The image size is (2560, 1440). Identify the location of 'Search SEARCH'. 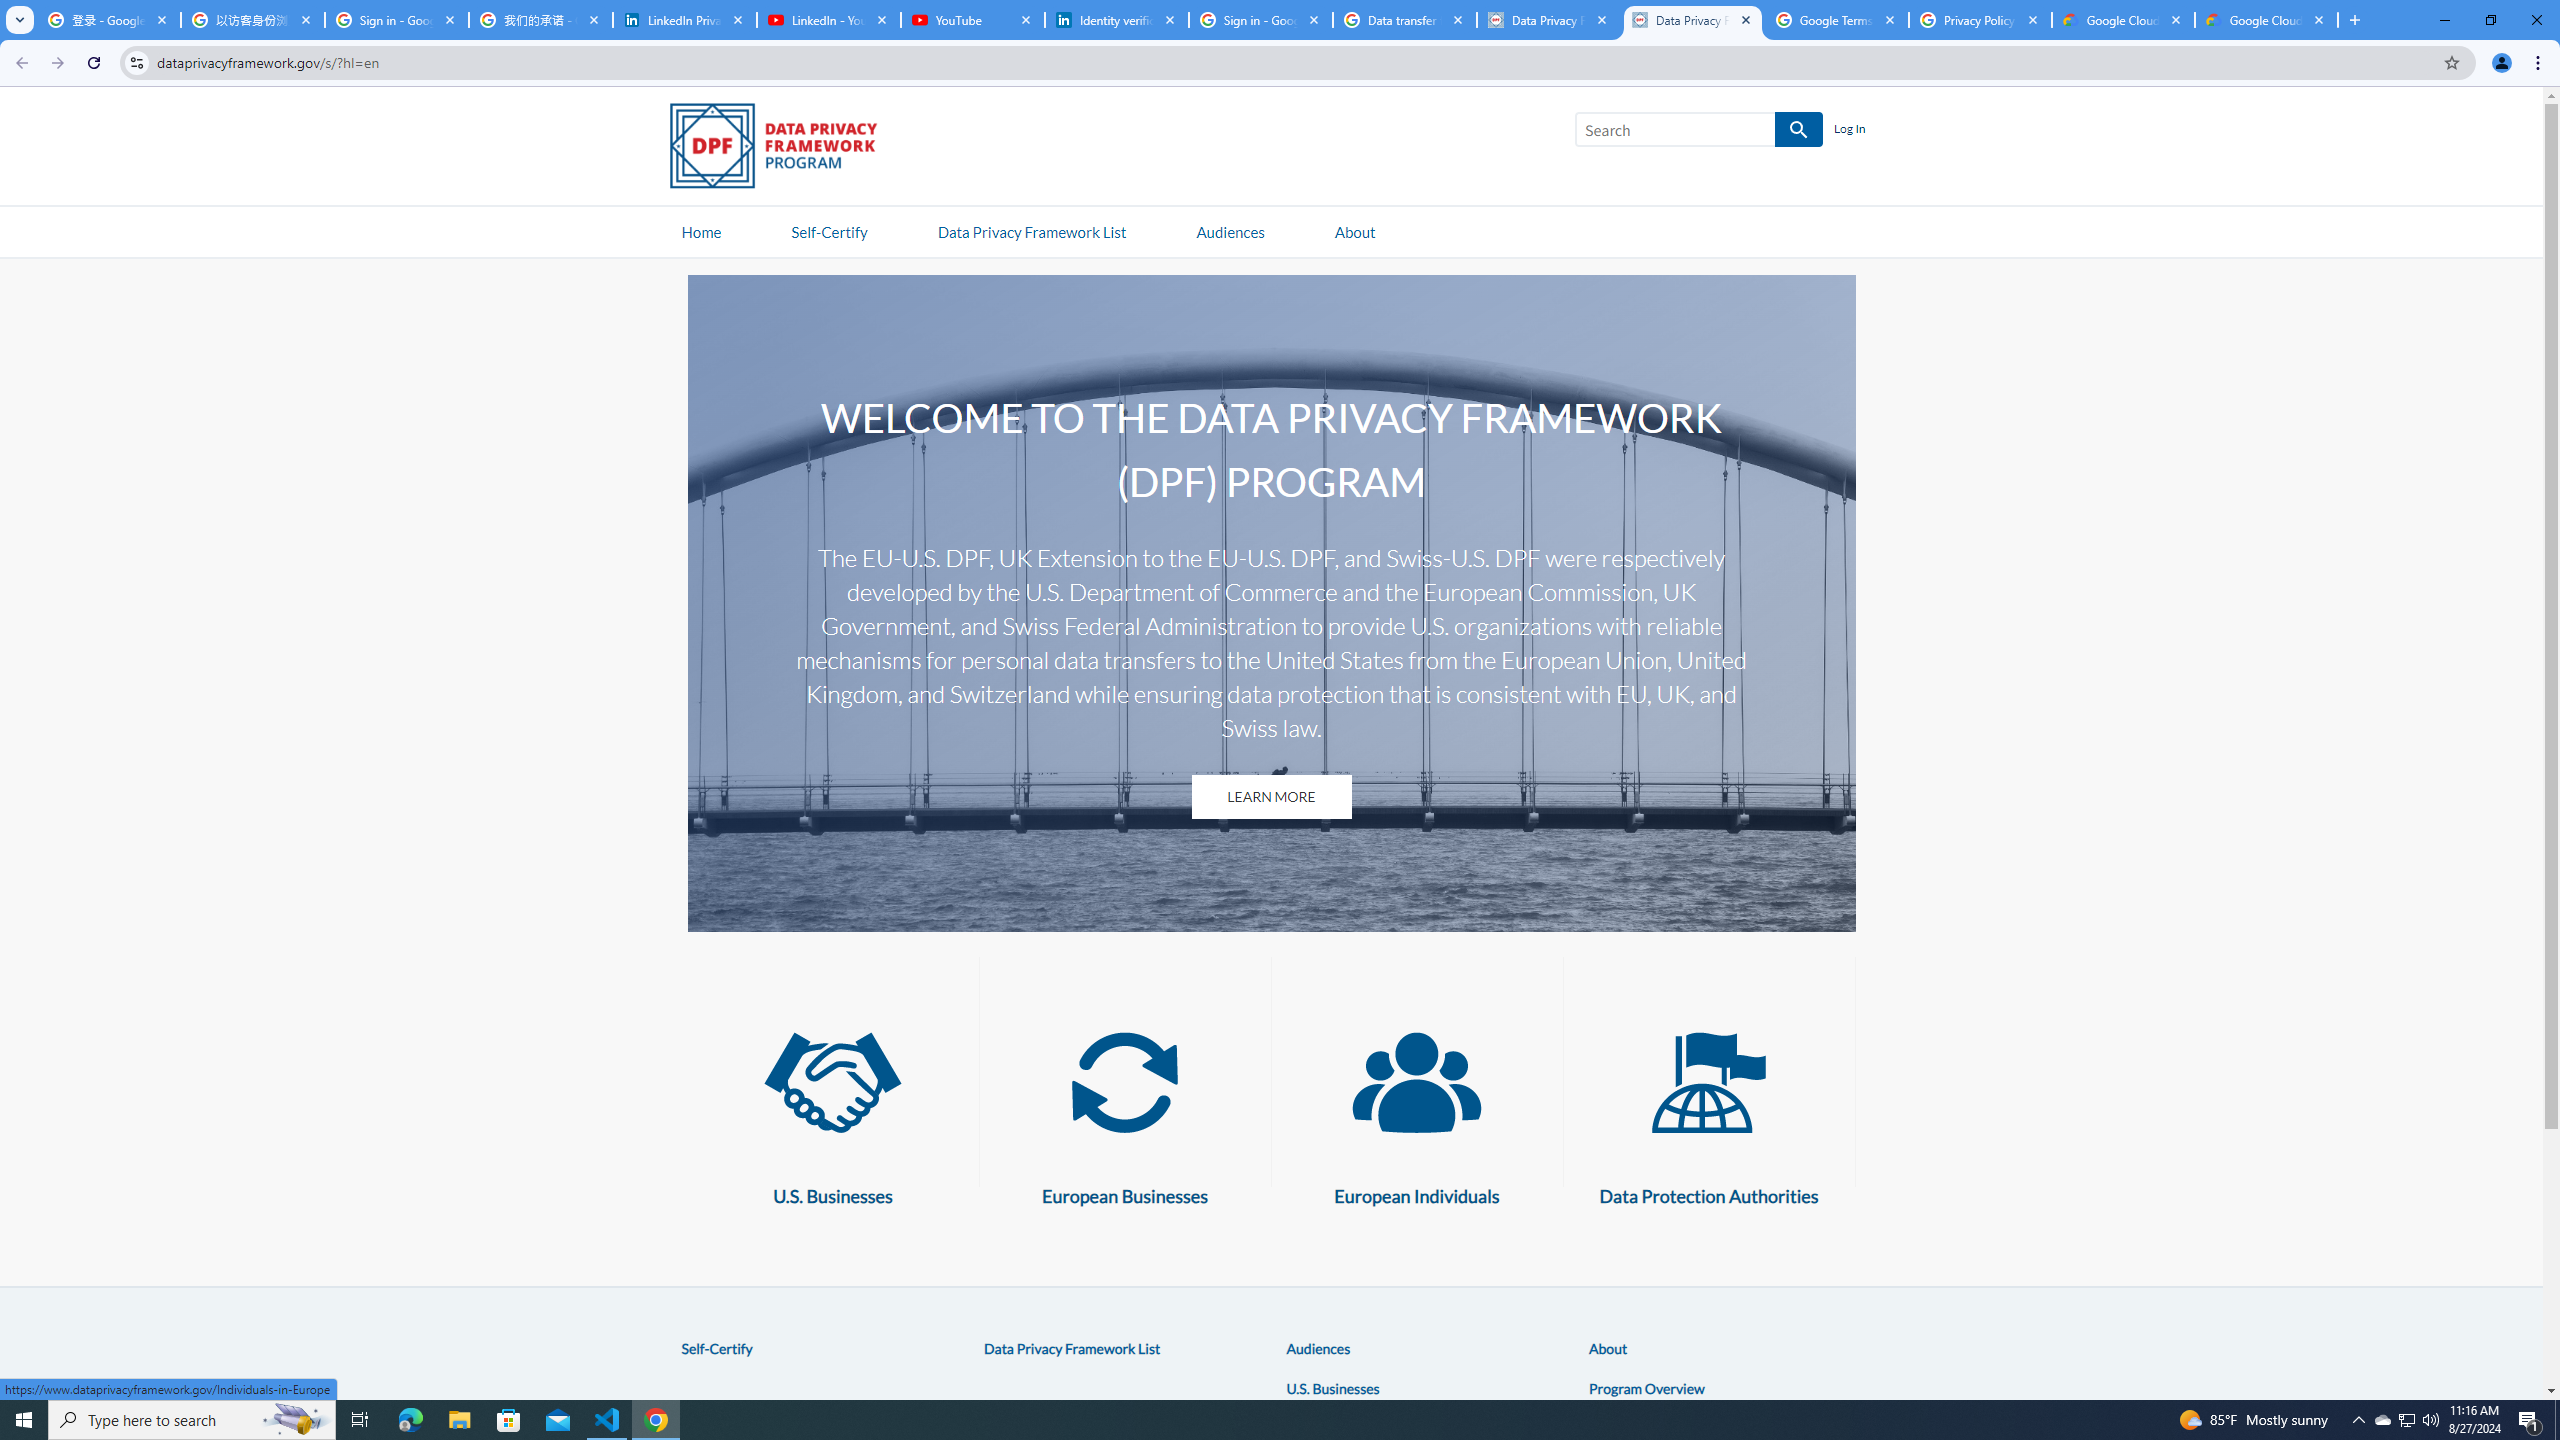
(1697, 133).